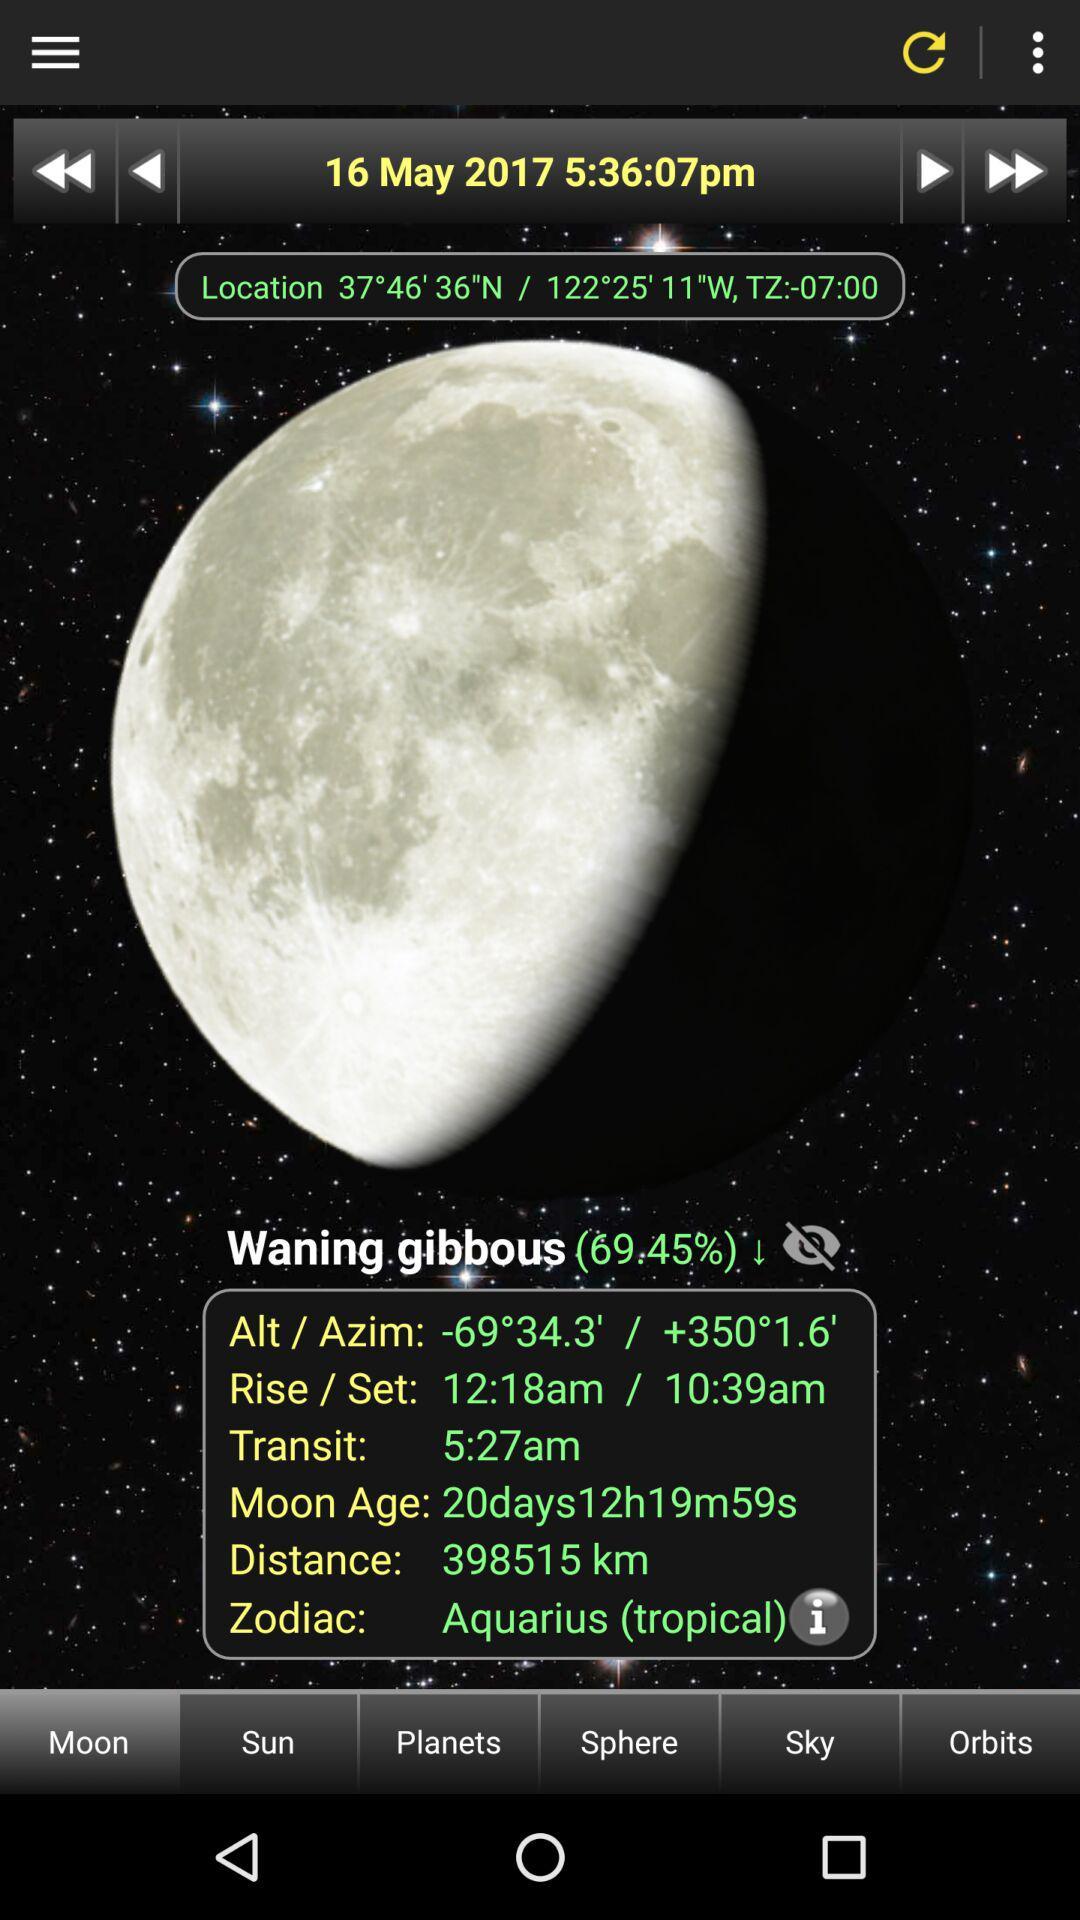 Image resolution: width=1080 pixels, height=1920 pixels. Describe the element at coordinates (146, 171) in the screenshot. I see `the email icon` at that location.